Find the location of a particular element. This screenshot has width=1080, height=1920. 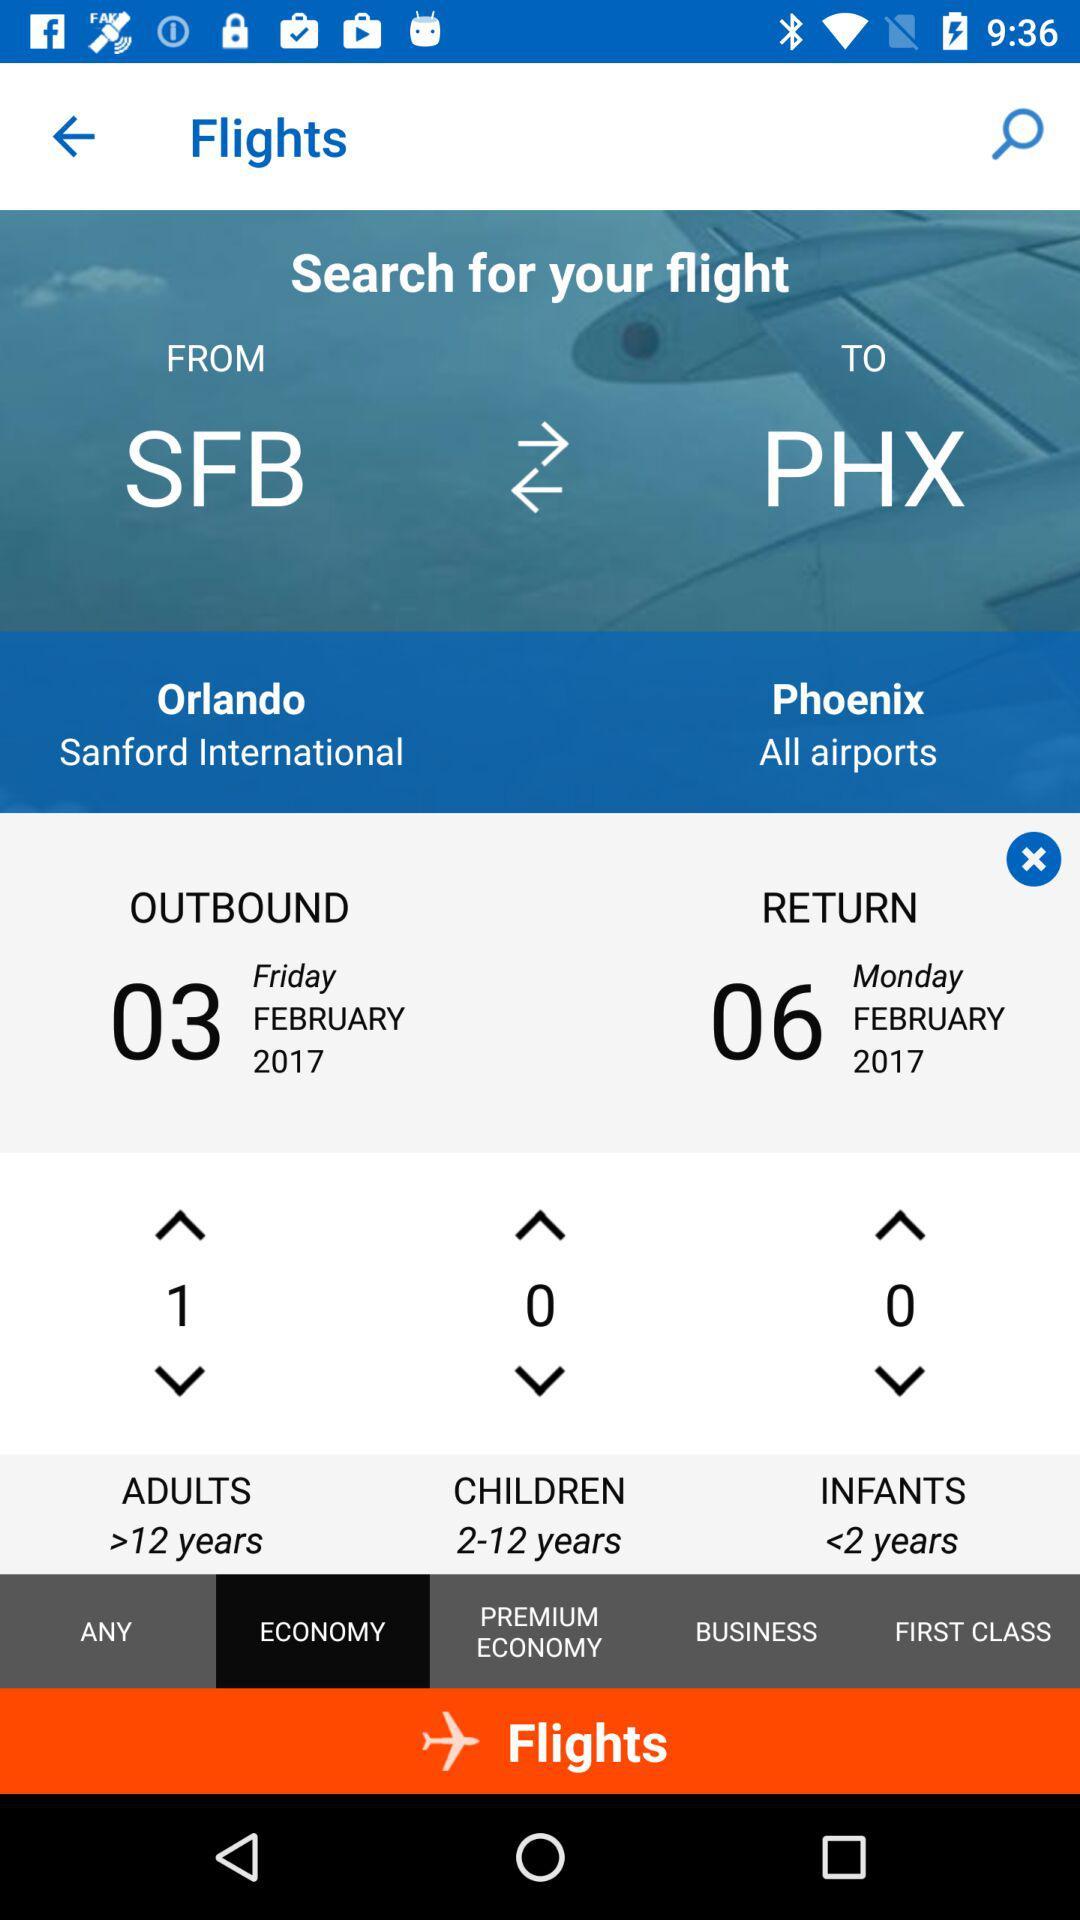

another person is located at coordinates (180, 1224).